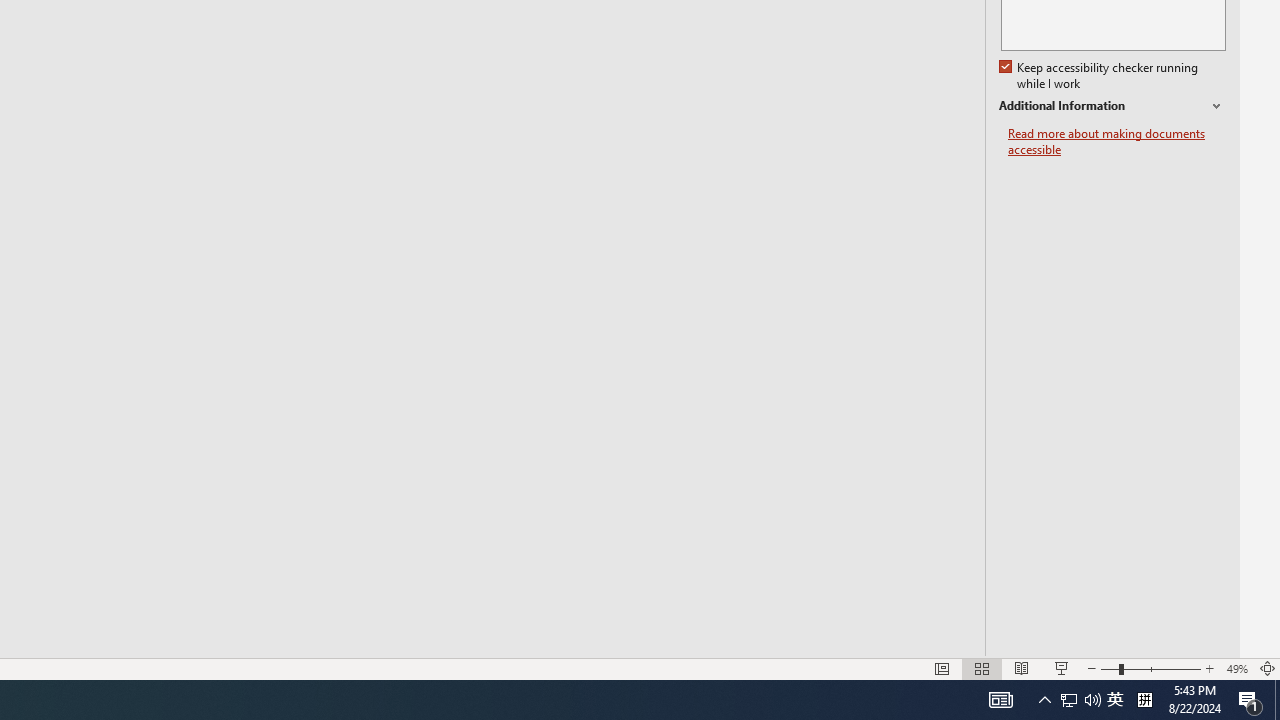  What do you see at coordinates (1111, 106) in the screenshot?
I see `'Additional Information'` at bounding box center [1111, 106].